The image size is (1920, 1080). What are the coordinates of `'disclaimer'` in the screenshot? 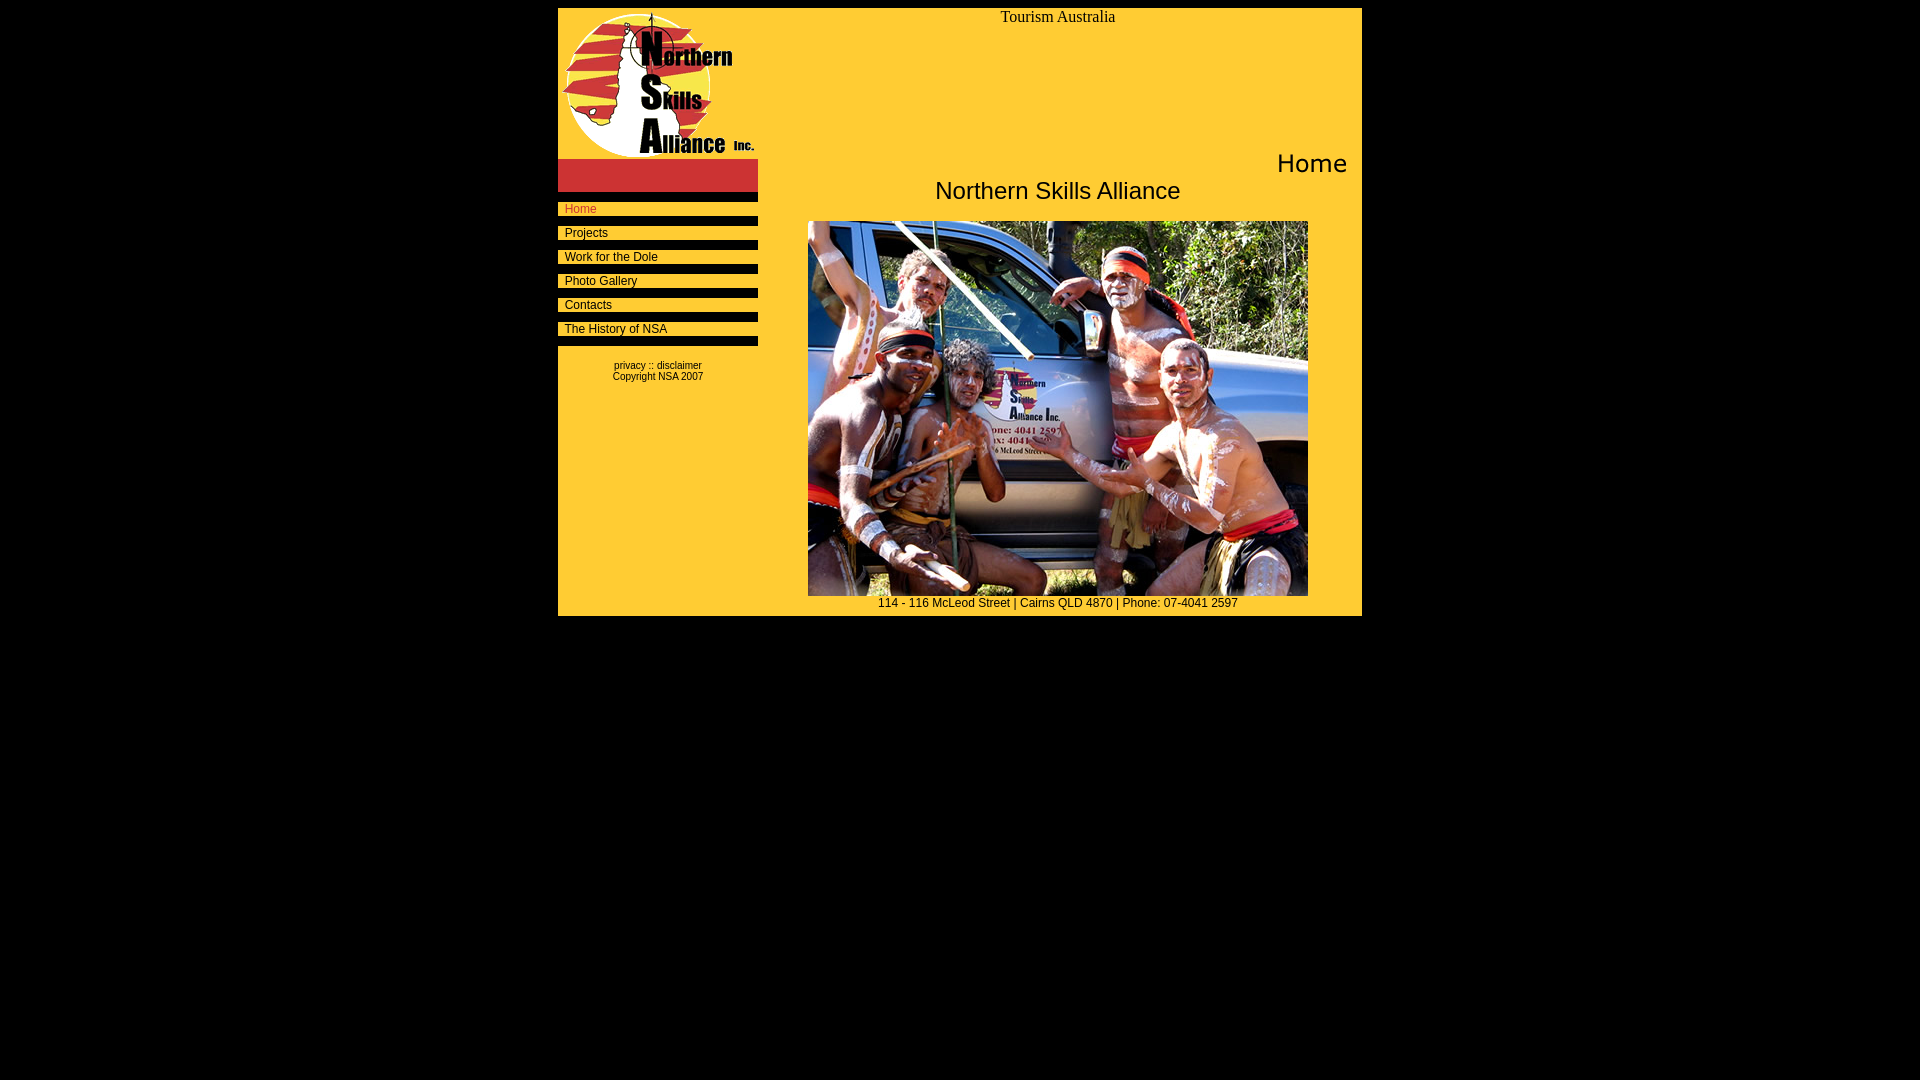 It's located at (679, 365).